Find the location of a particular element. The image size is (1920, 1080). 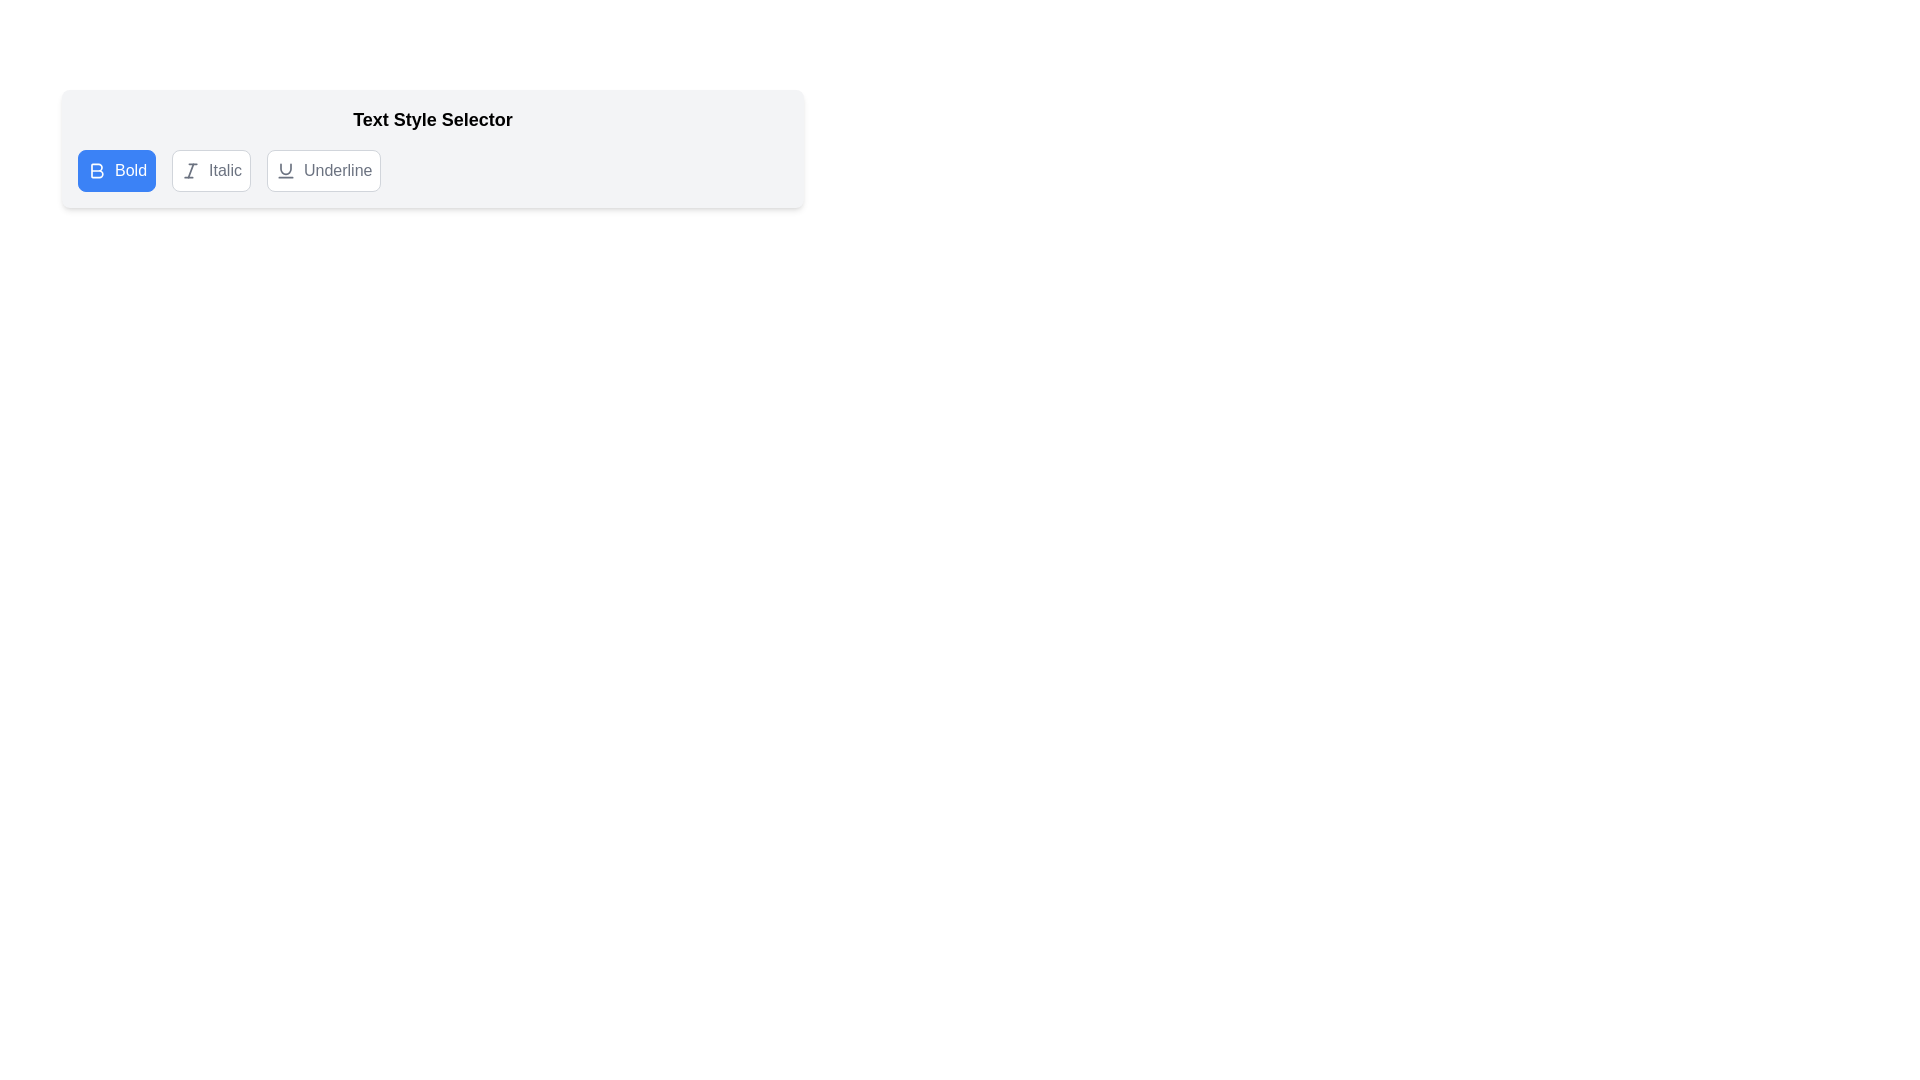

the SVG icon representing the letter 'U' within the third button labeled 'Underline' to apply underline styling is located at coordinates (284, 169).